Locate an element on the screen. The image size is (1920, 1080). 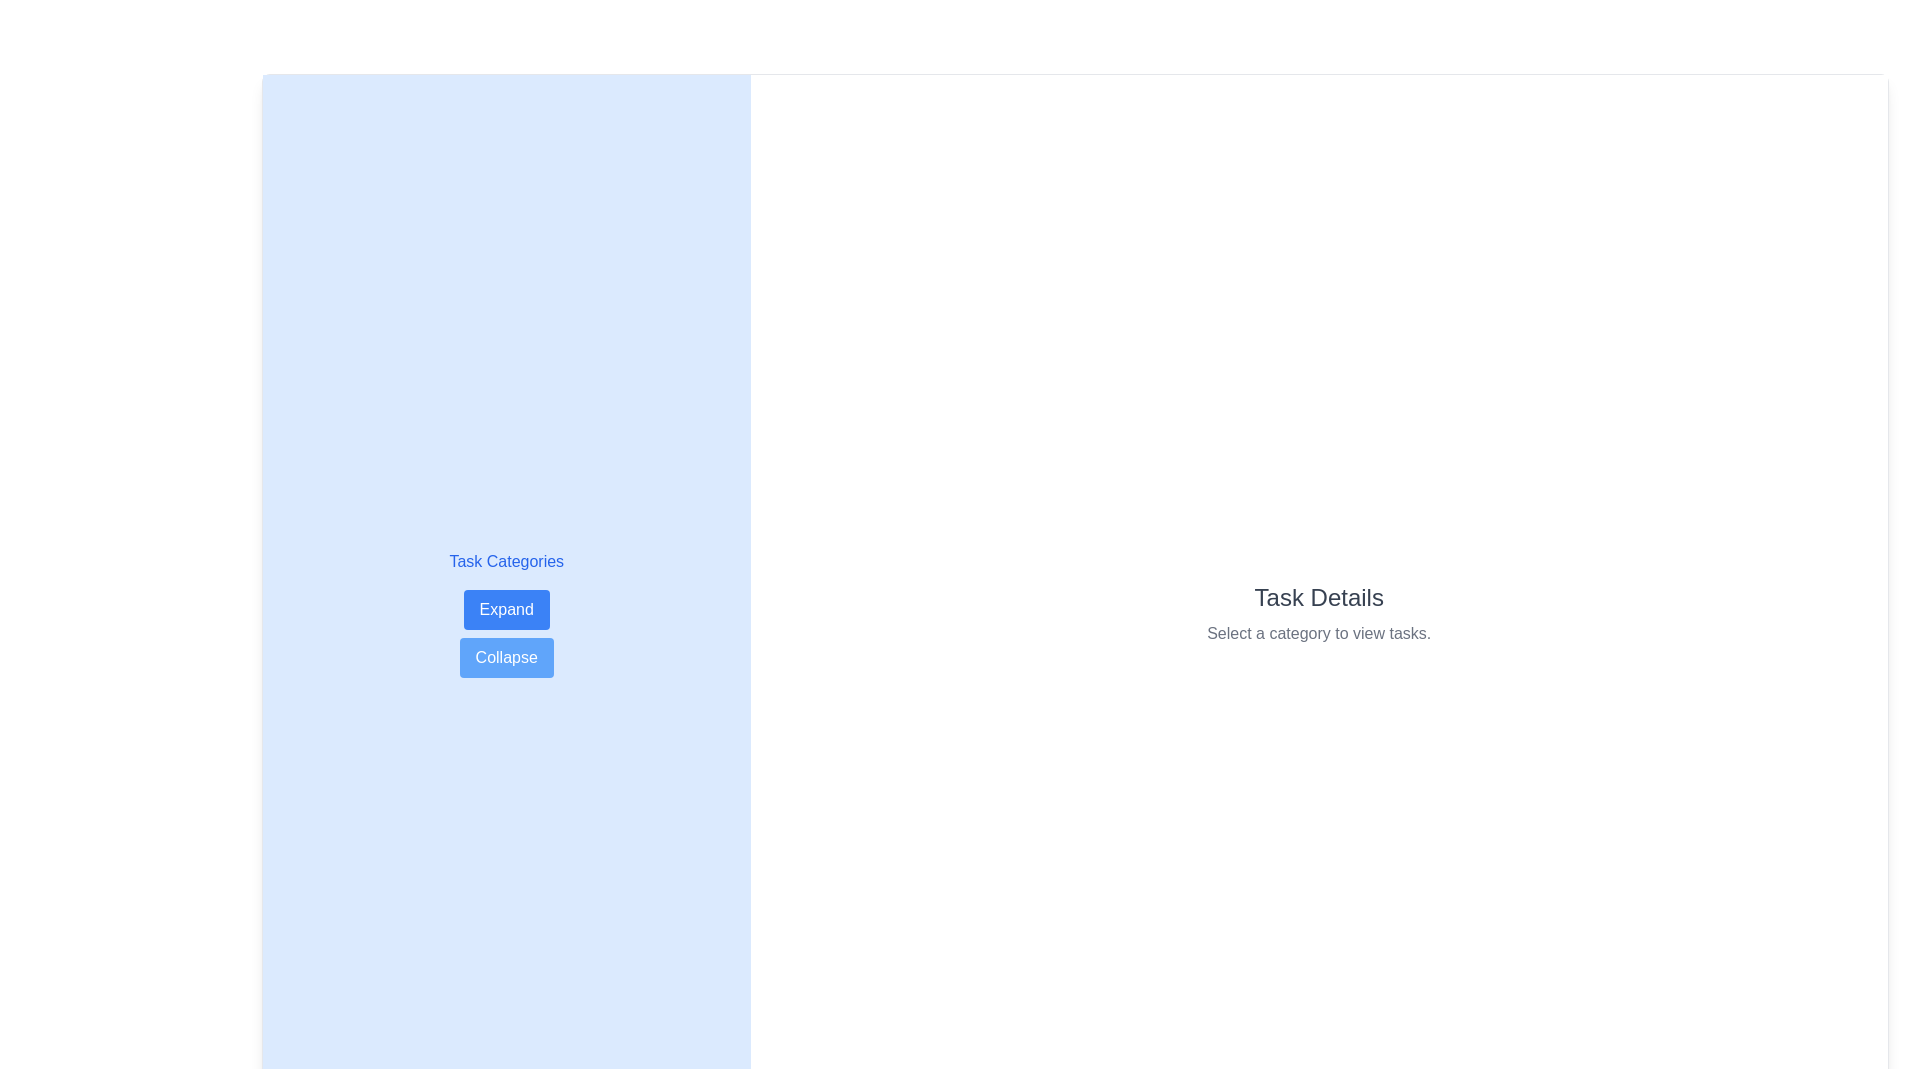
the collapse button located directly below the 'Expand' button in the left panel under 'Task Categories' is located at coordinates (506, 658).